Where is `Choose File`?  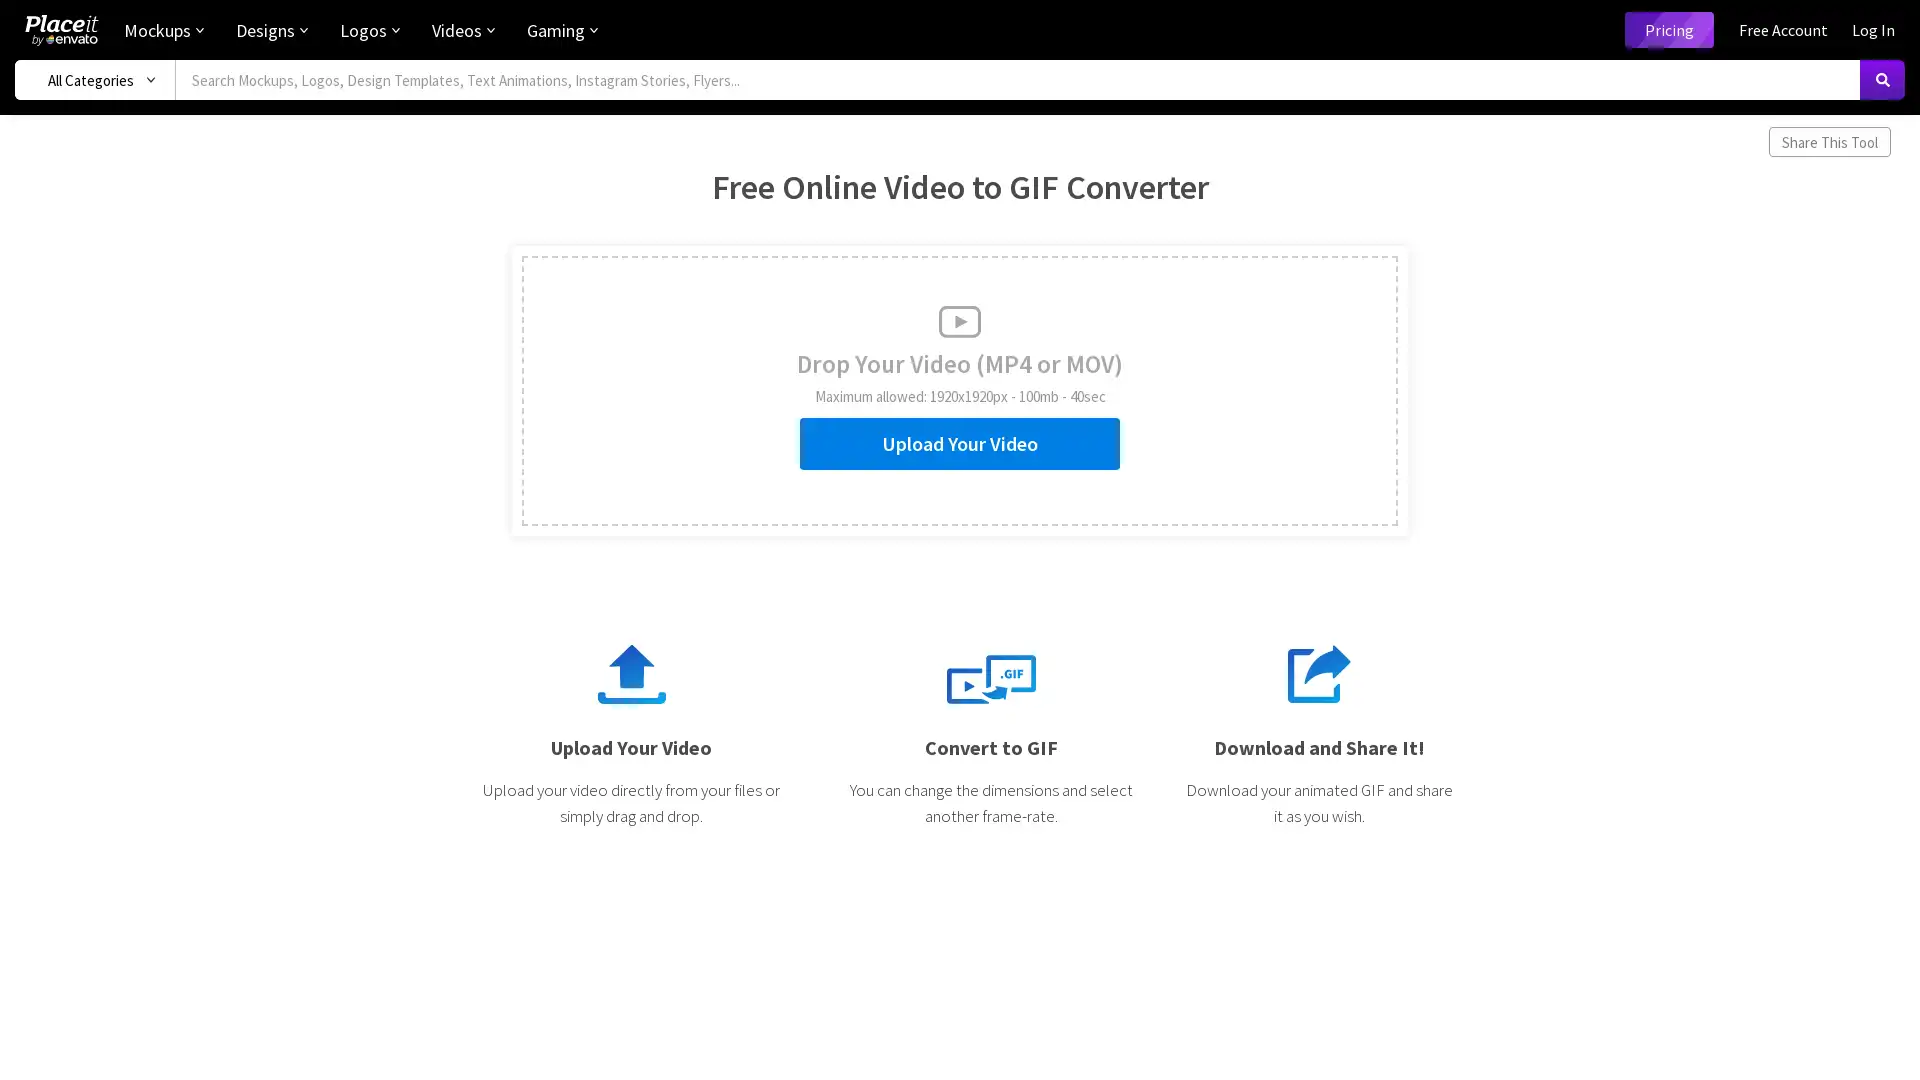 Choose File is located at coordinates (602, 434).